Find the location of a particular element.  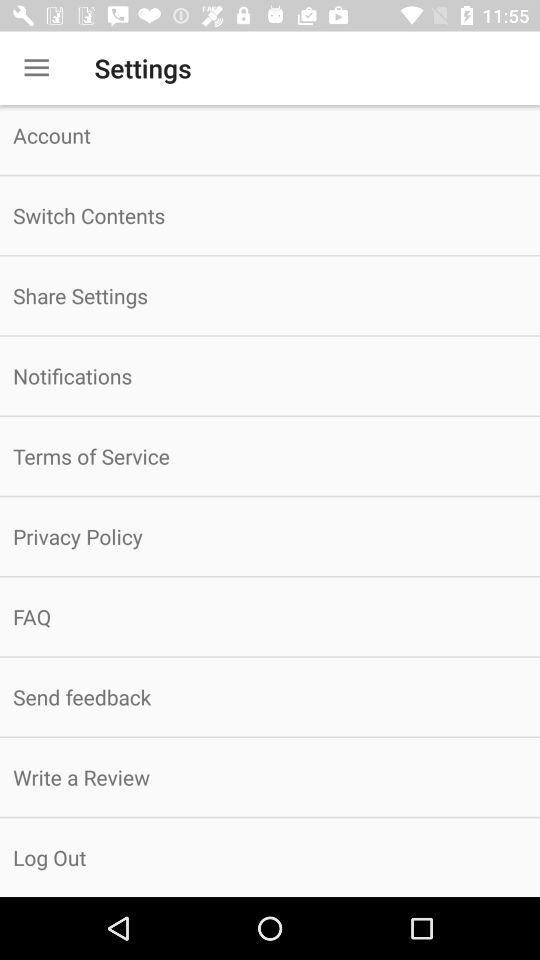

switch contents item is located at coordinates (270, 215).